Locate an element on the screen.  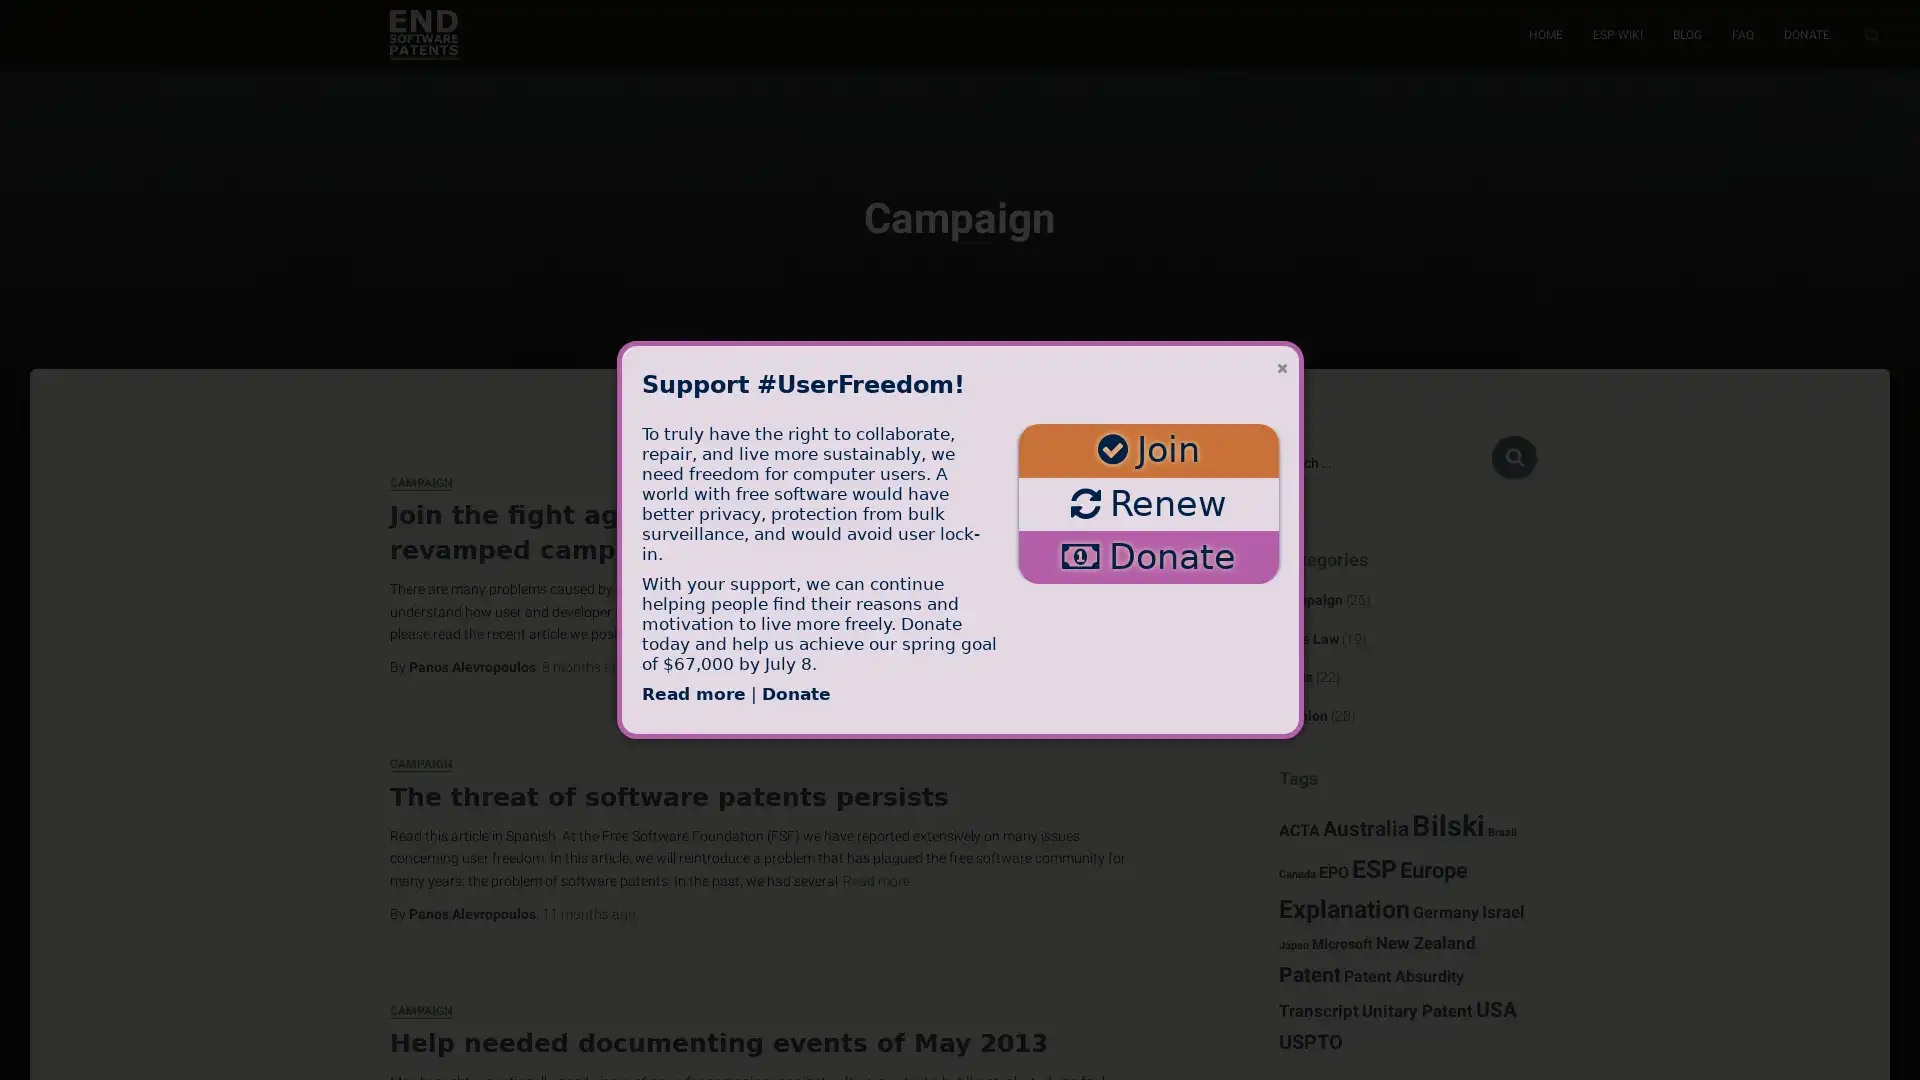
Search is located at coordinates (1514, 456).